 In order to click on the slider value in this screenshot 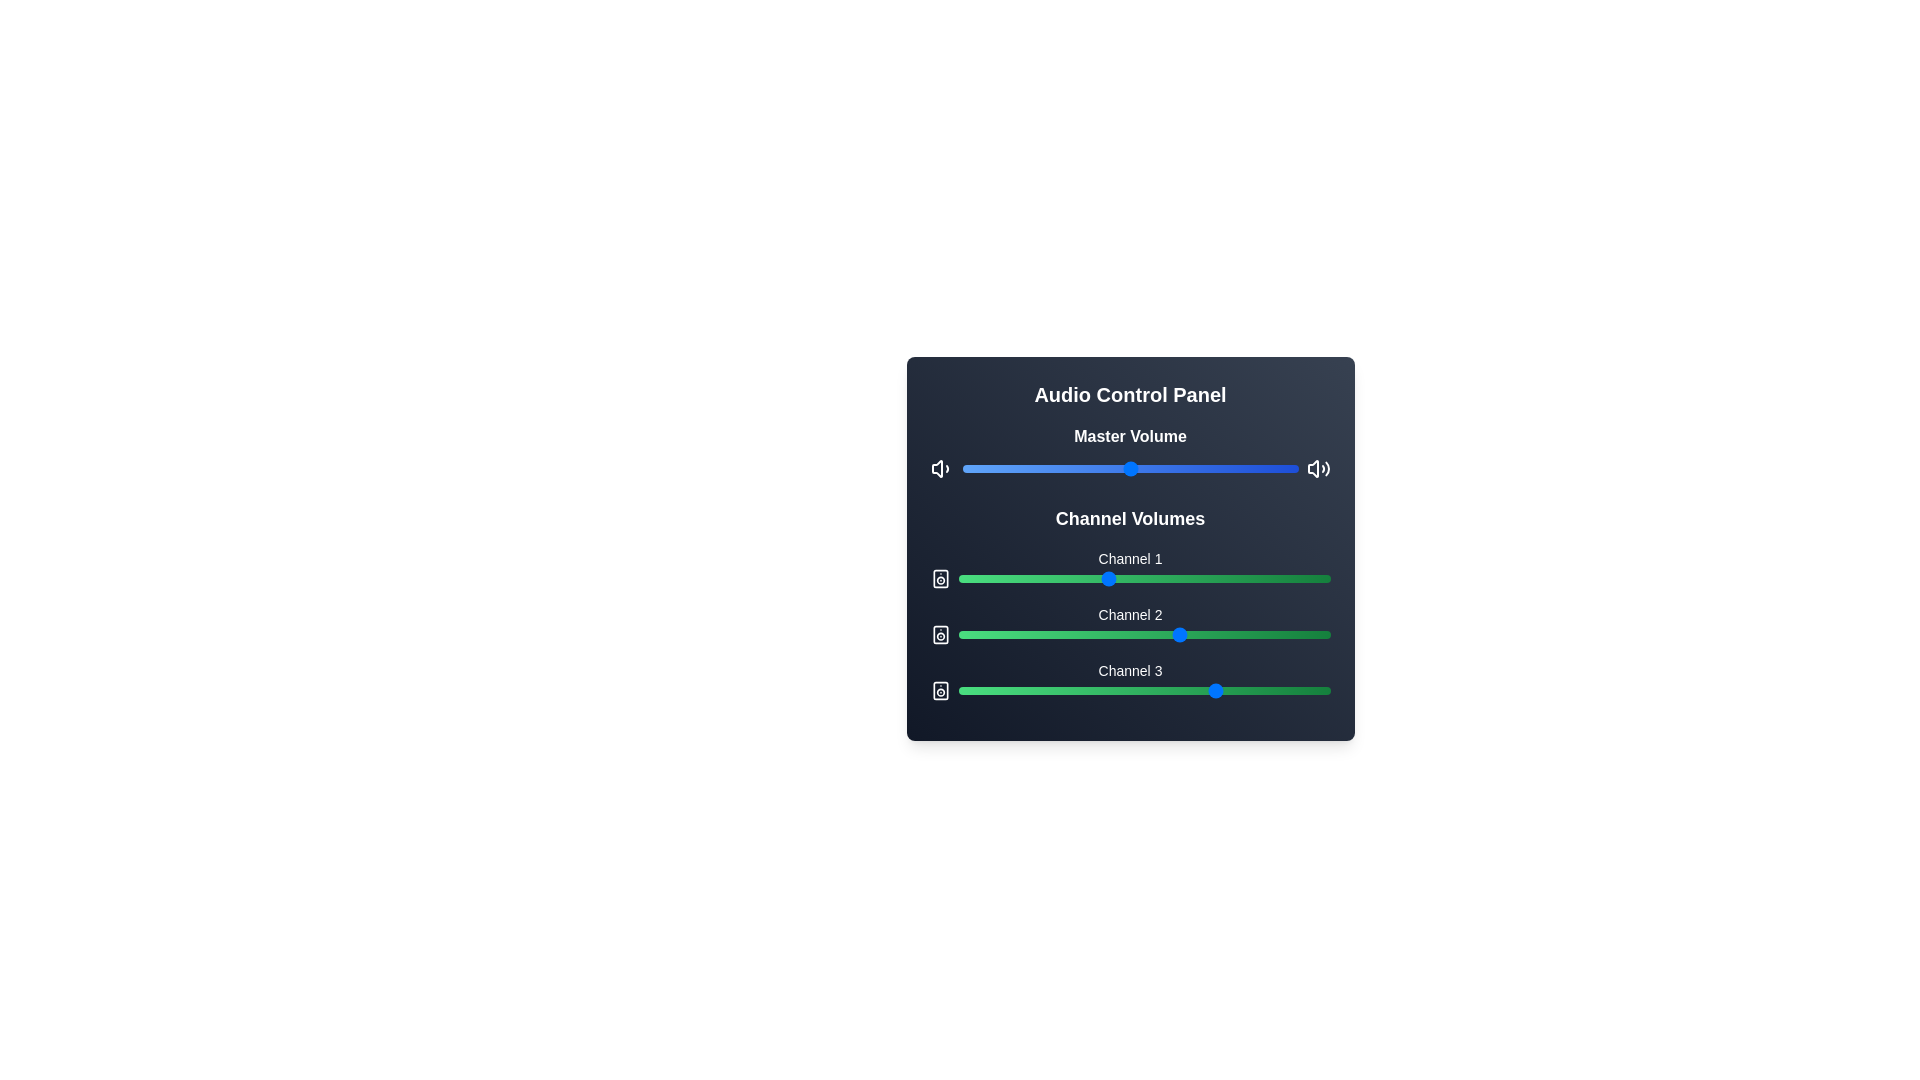, I will do `click(1282, 635)`.